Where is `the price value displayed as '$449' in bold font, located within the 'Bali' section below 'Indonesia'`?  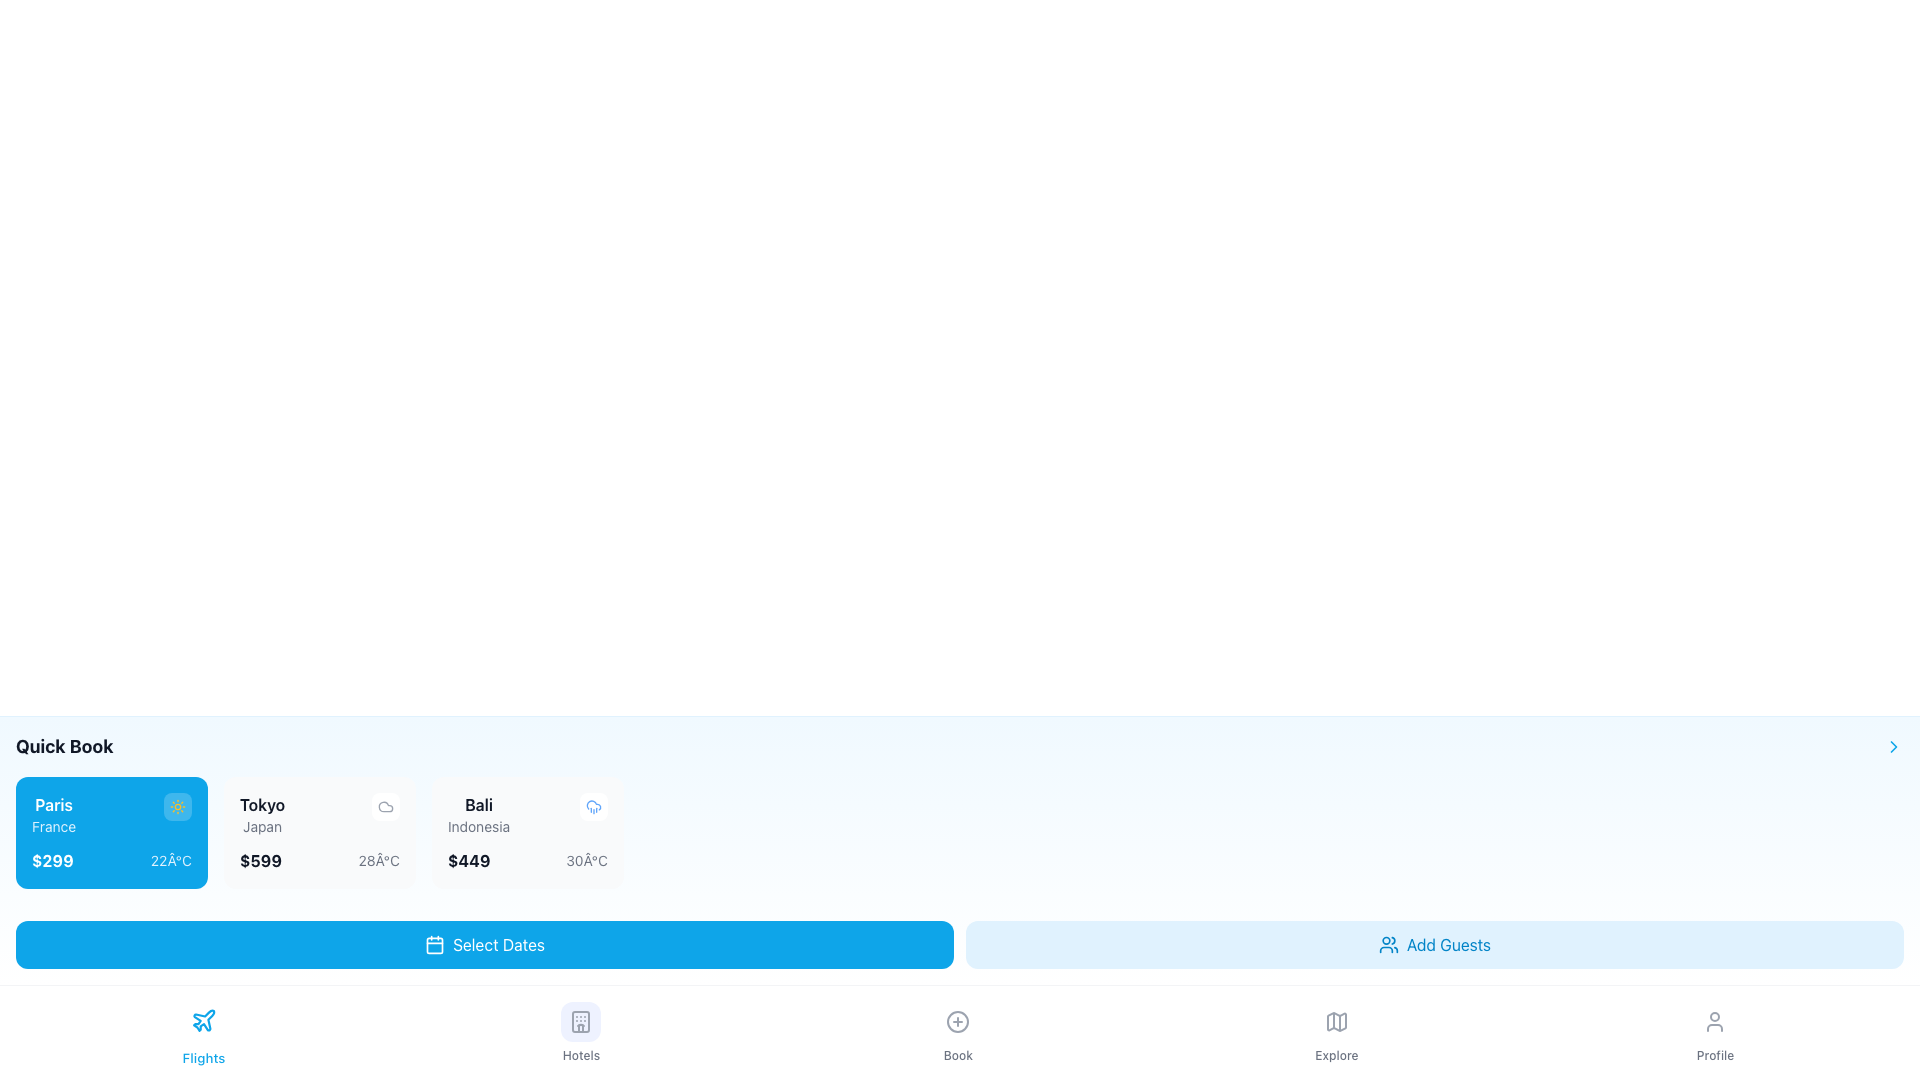 the price value displayed as '$449' in bold font, located within the 'Bali' section below 'Indonesia' is located at coordinates (468, 859).